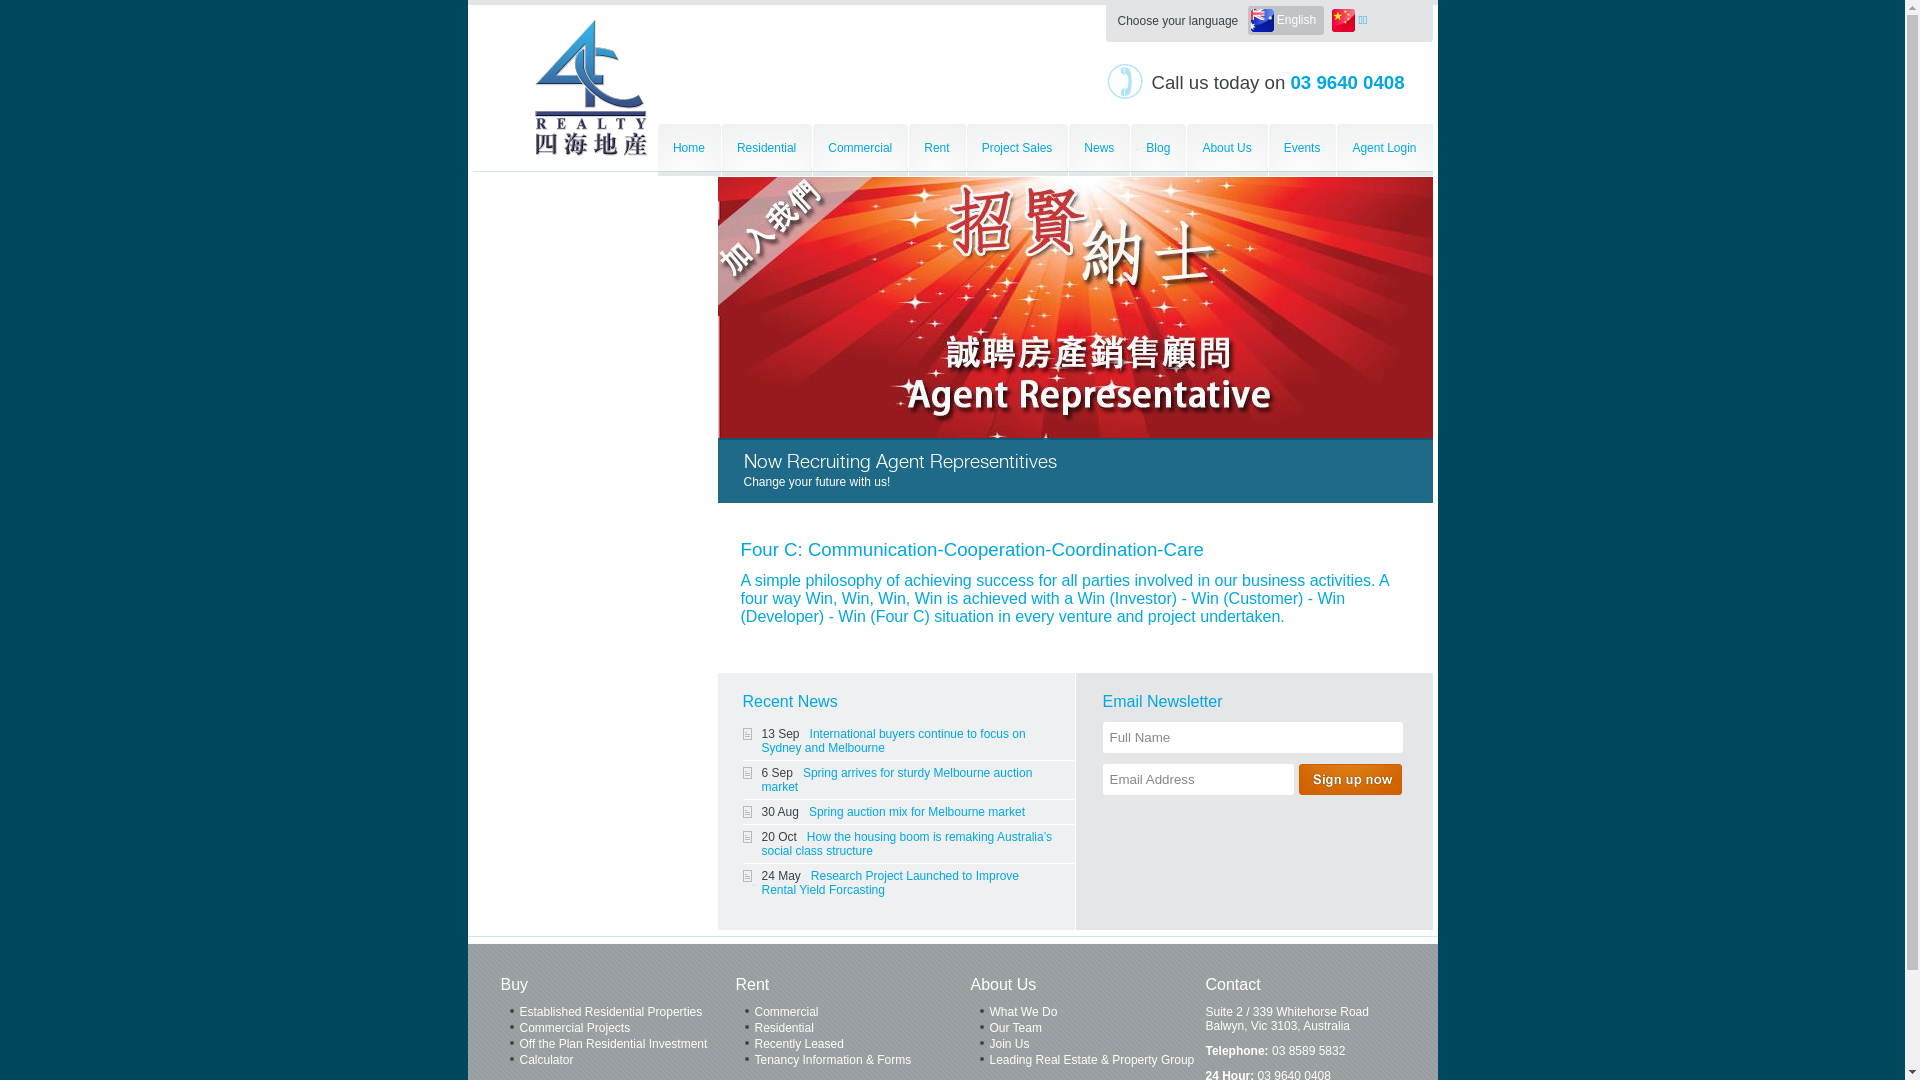 This screenshot has height=1080, width=1920. I want to click on 'Spring auction mix for Melbourne market', so click(915, 812).